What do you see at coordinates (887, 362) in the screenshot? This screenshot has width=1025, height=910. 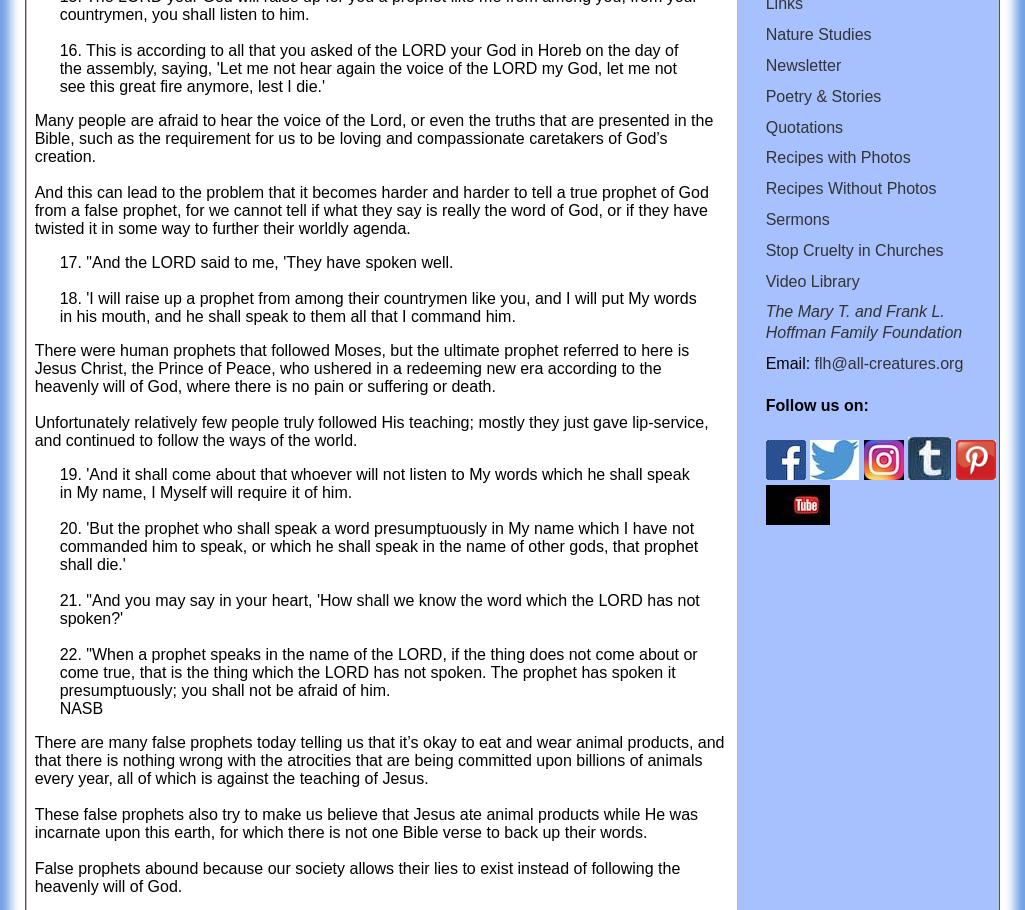 I see `'flh@all-creatures.org'` at bounding box center [887, 362].